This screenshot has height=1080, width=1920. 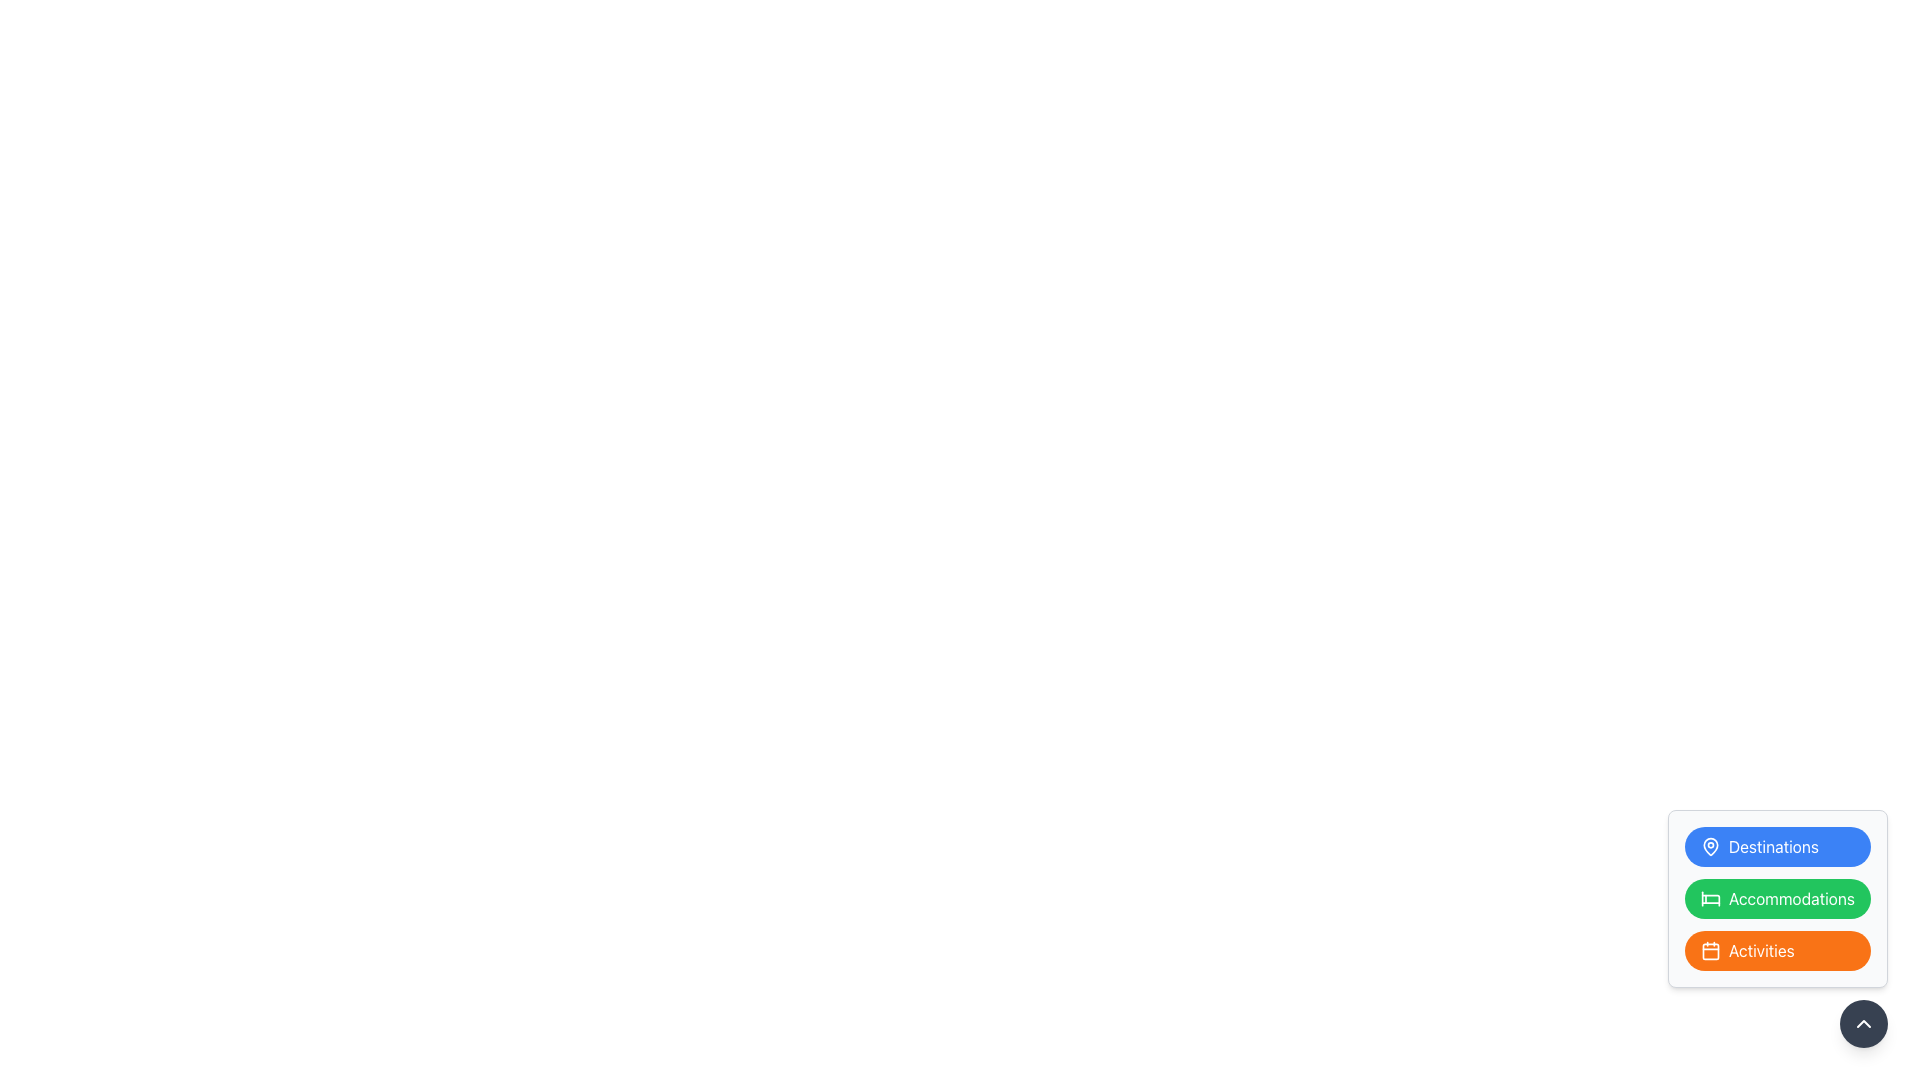 What do you see at coordinates (1862, 1023) in the screenshot?
I see `the chevron icon within the circular dark gray button located in the bottom-right corner of the interface to trigger a tooltip or animation` at bounding box center [1862, 1023].